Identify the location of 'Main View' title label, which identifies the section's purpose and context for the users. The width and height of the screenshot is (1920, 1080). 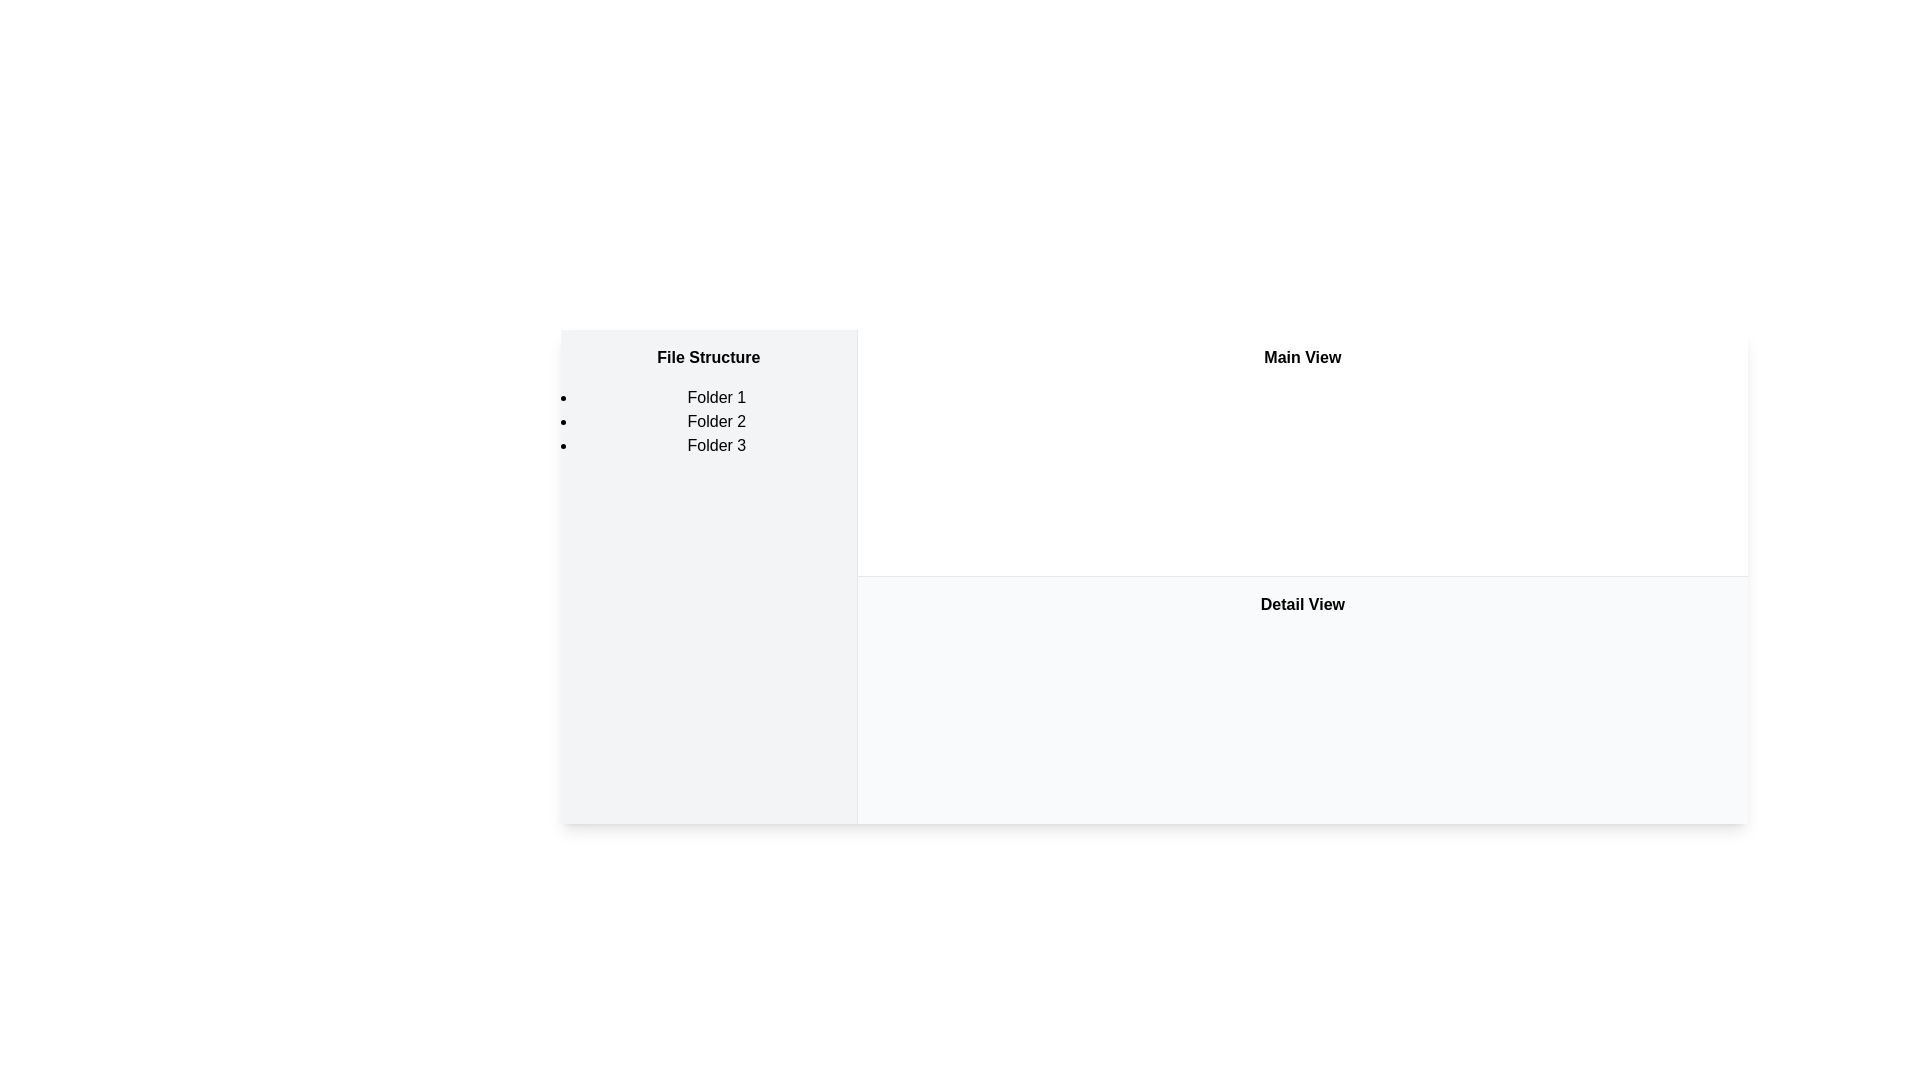
(1302, 357).